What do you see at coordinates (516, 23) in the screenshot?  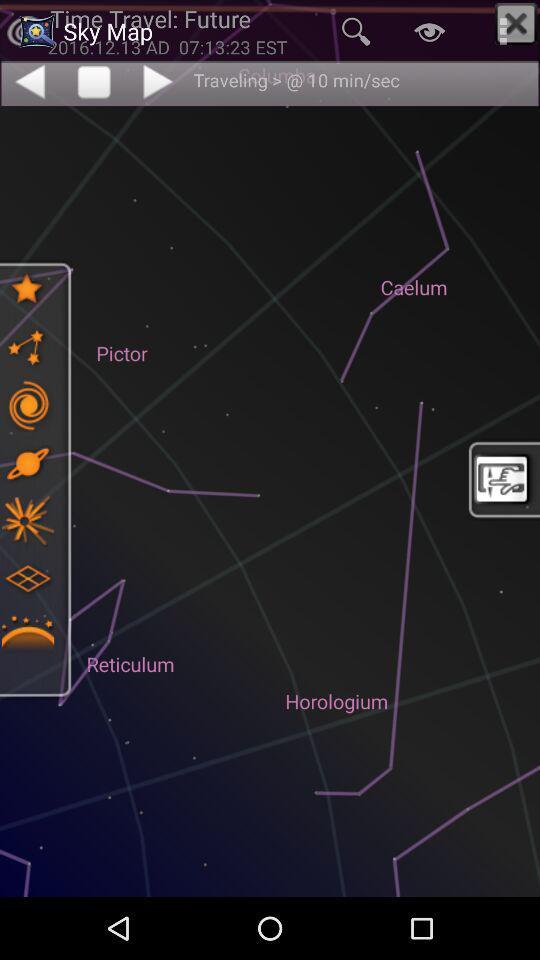 I see `the close icon` at bounding box center [516, 23].